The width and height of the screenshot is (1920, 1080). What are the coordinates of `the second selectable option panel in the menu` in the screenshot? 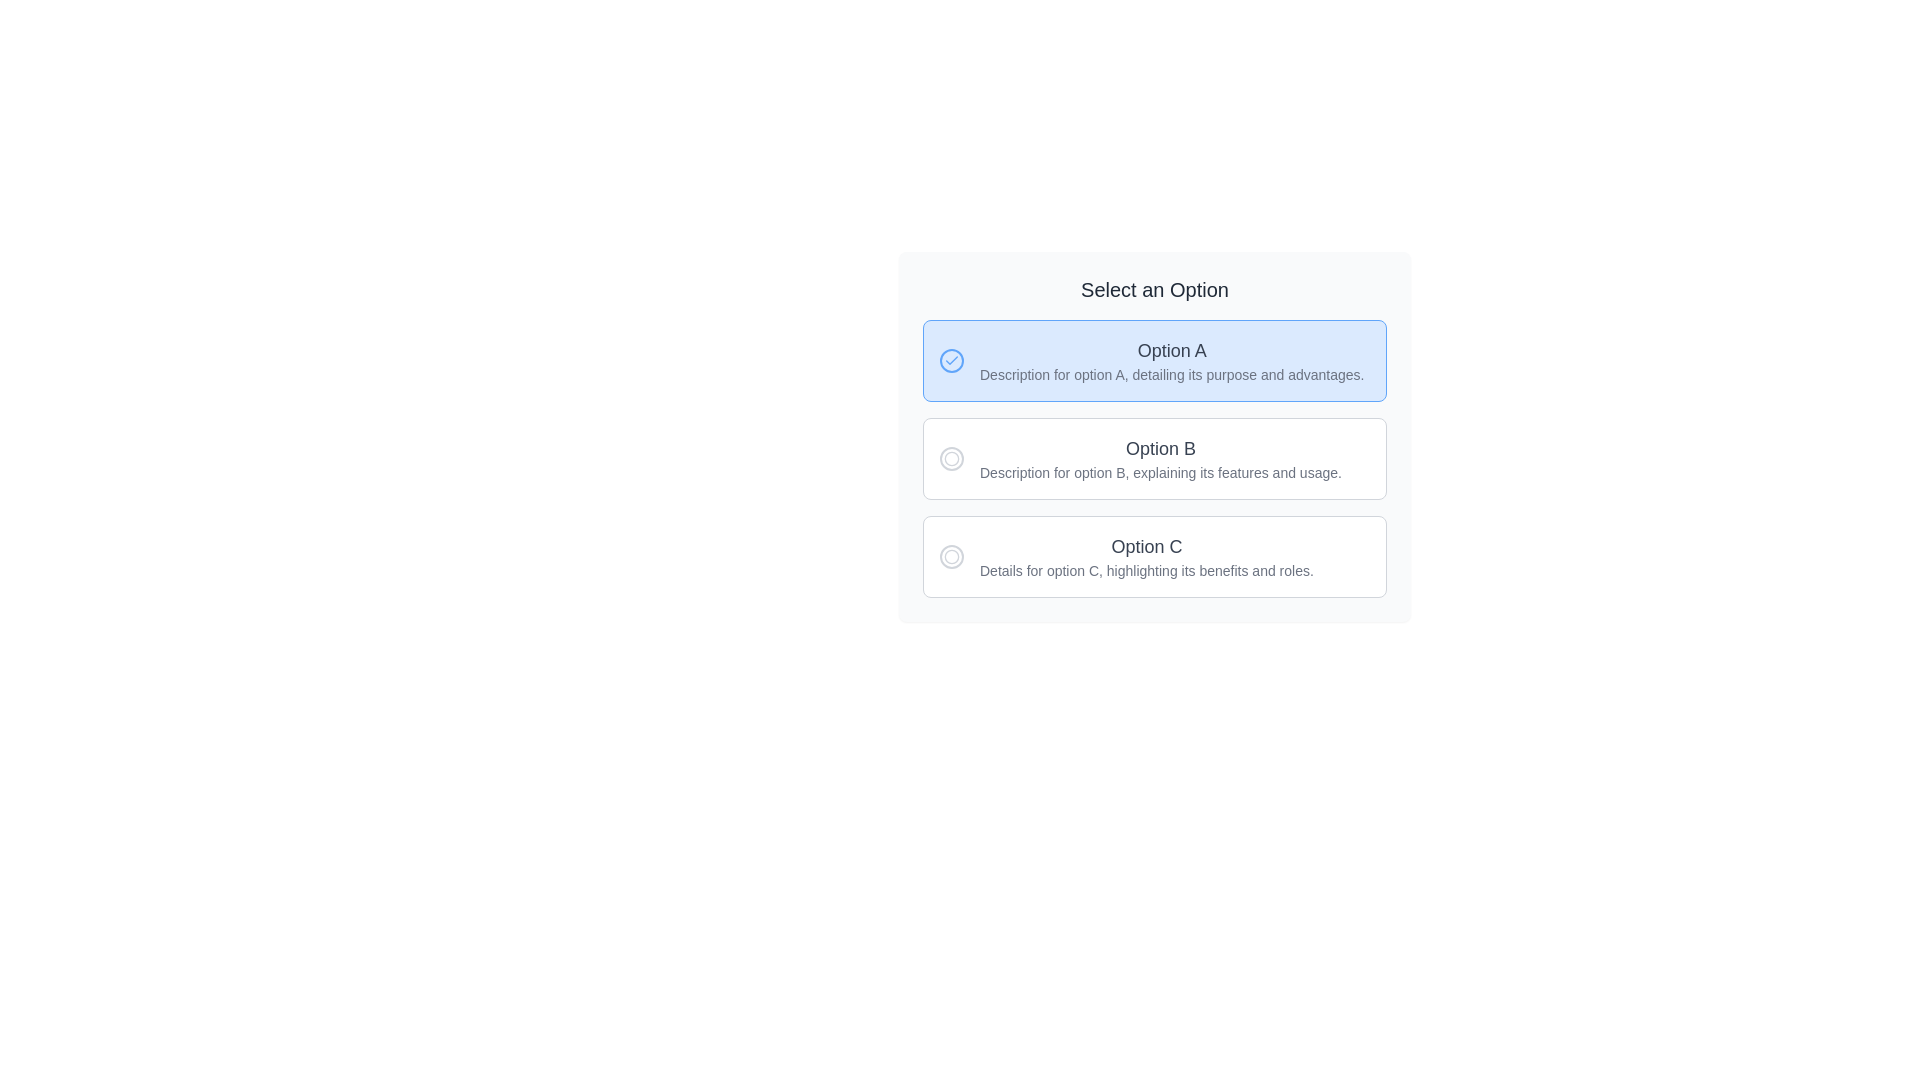 It's located at (1155, 435).